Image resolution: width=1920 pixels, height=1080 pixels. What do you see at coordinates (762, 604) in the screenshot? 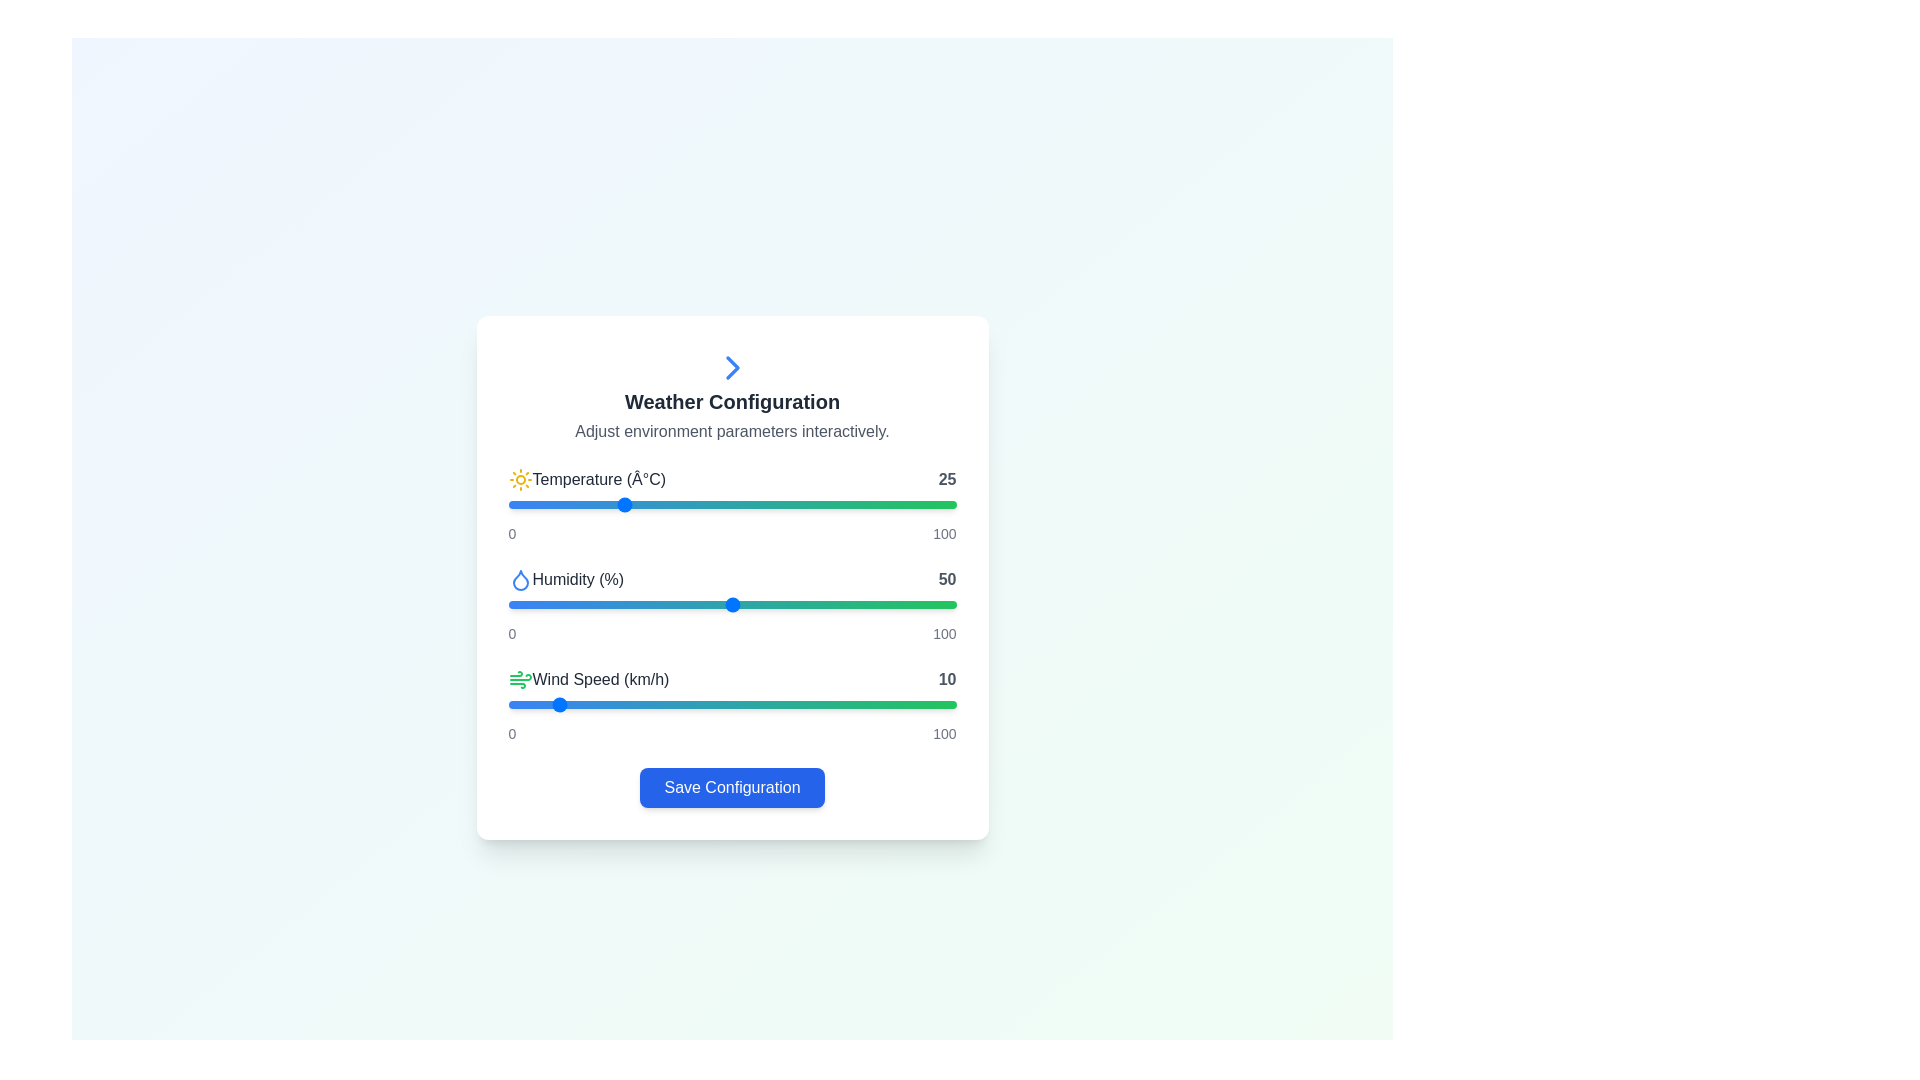
I see `the slider value` at bounding box center [762, 604].